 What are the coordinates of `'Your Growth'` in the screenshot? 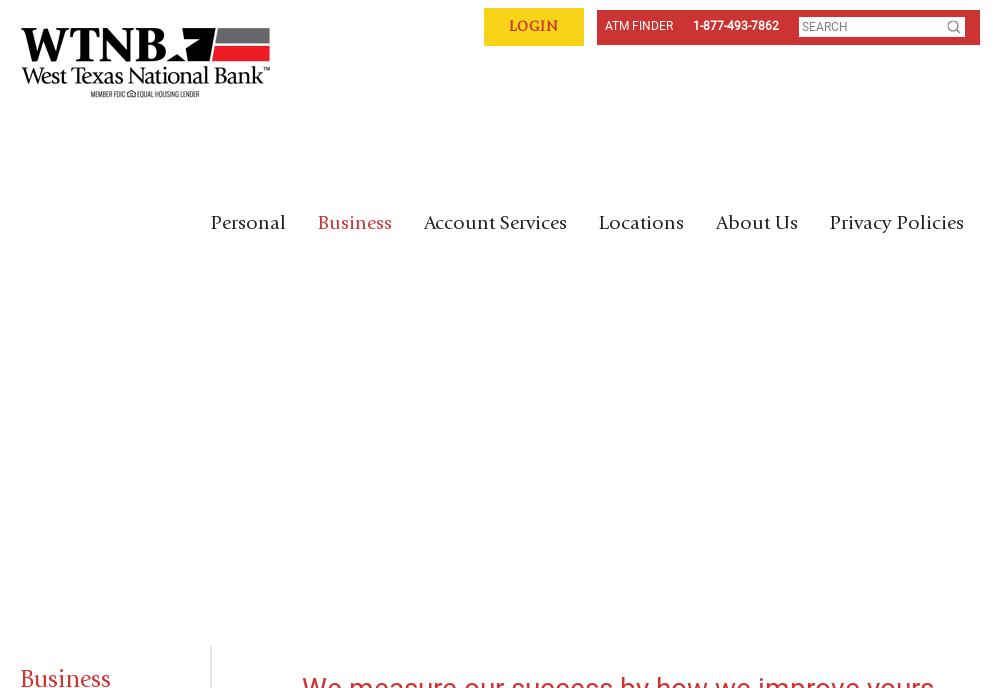 It's located at (175, 391).